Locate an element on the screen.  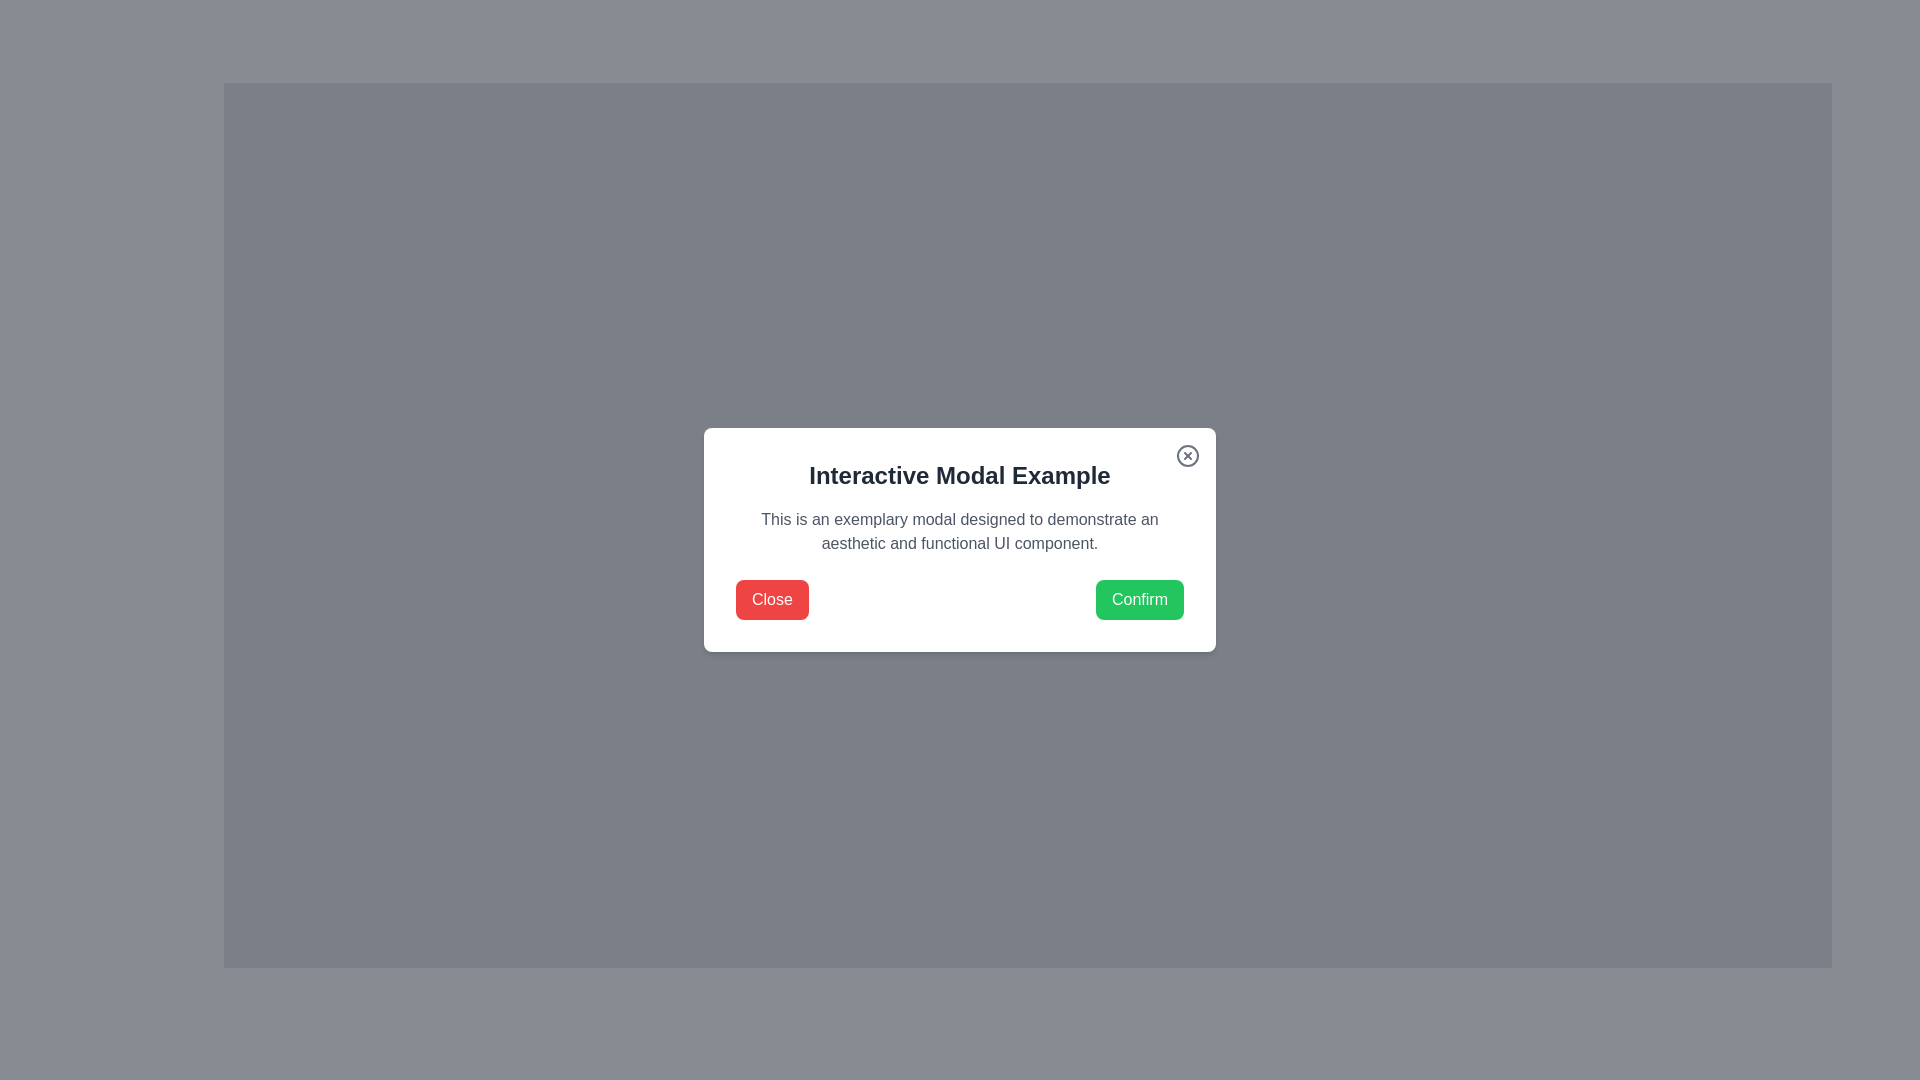
the Icon button located in the top-right corner of the modal dialog box is located at coordinates (1188, 455).